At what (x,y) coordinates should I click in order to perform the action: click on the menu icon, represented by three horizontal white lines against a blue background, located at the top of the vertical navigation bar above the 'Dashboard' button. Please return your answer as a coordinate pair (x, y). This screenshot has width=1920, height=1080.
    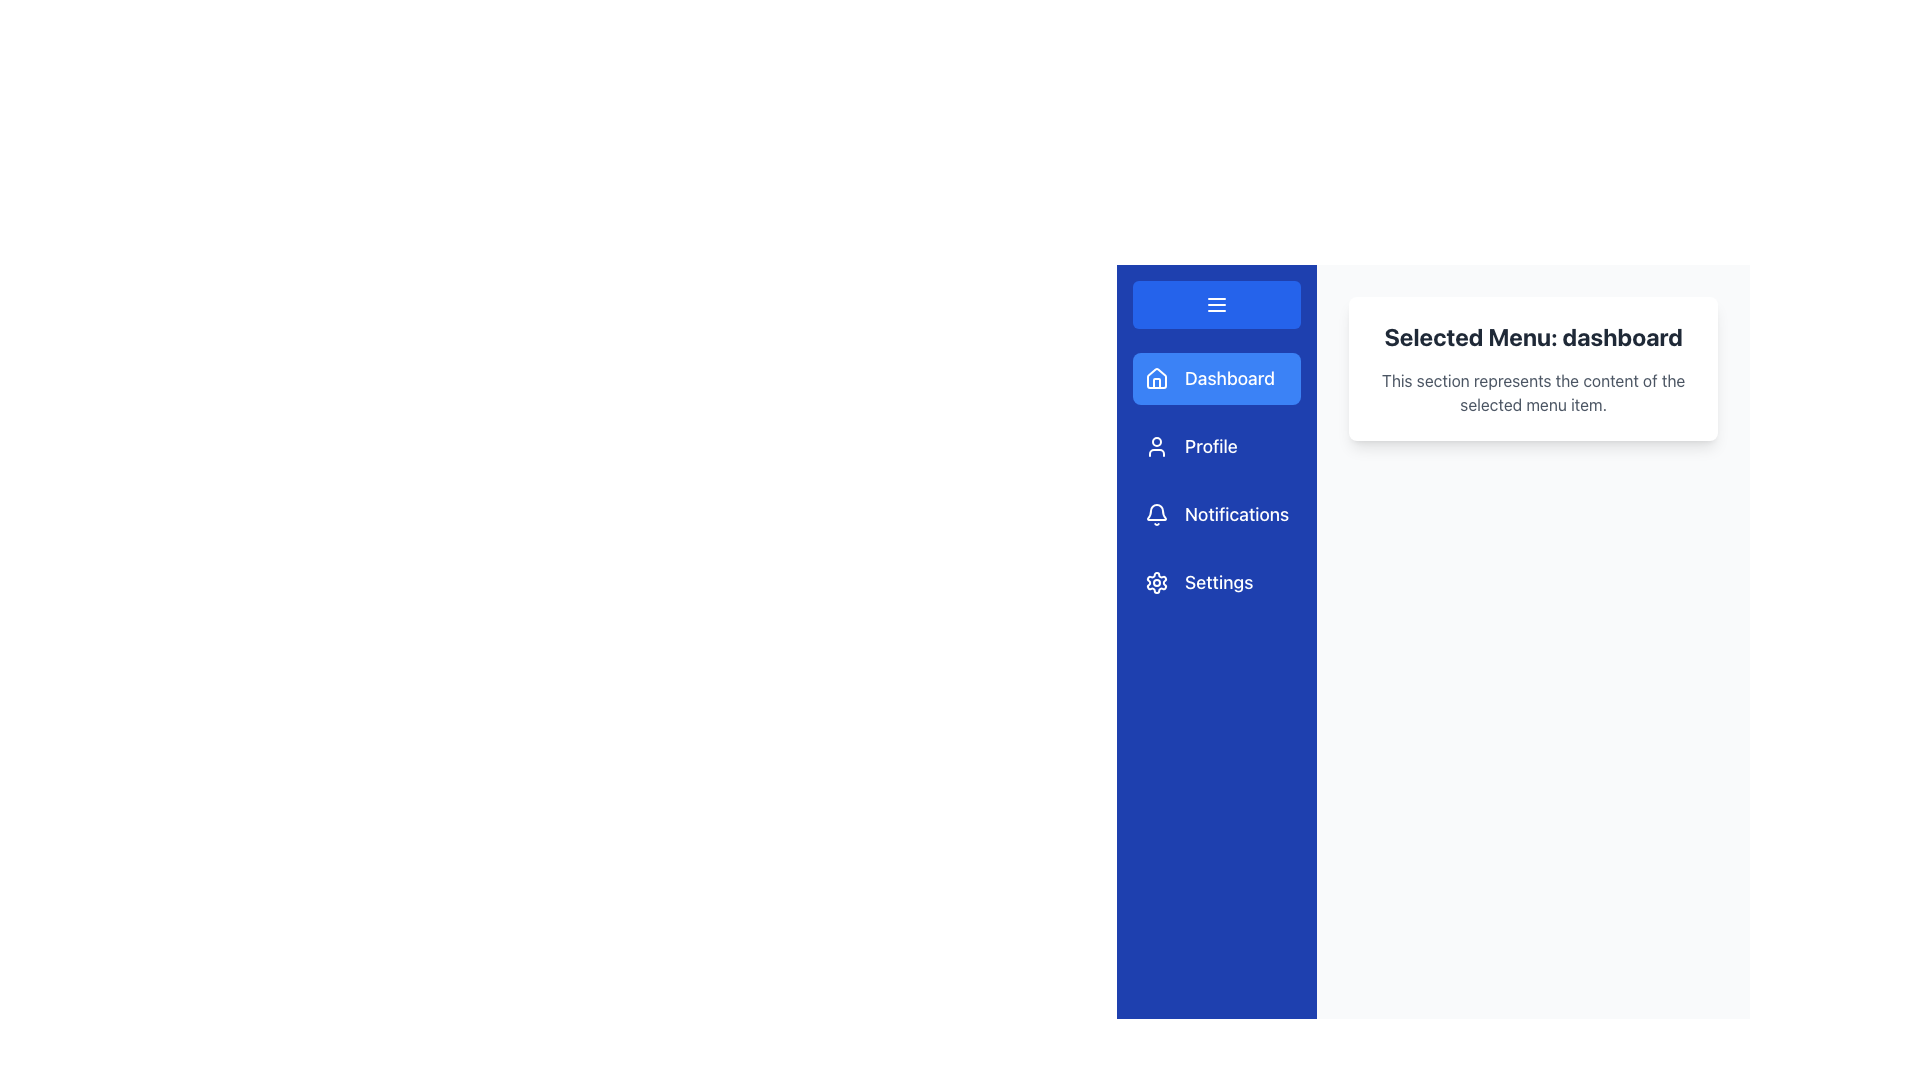
    Looking at the image, I should click on (1216, 304).